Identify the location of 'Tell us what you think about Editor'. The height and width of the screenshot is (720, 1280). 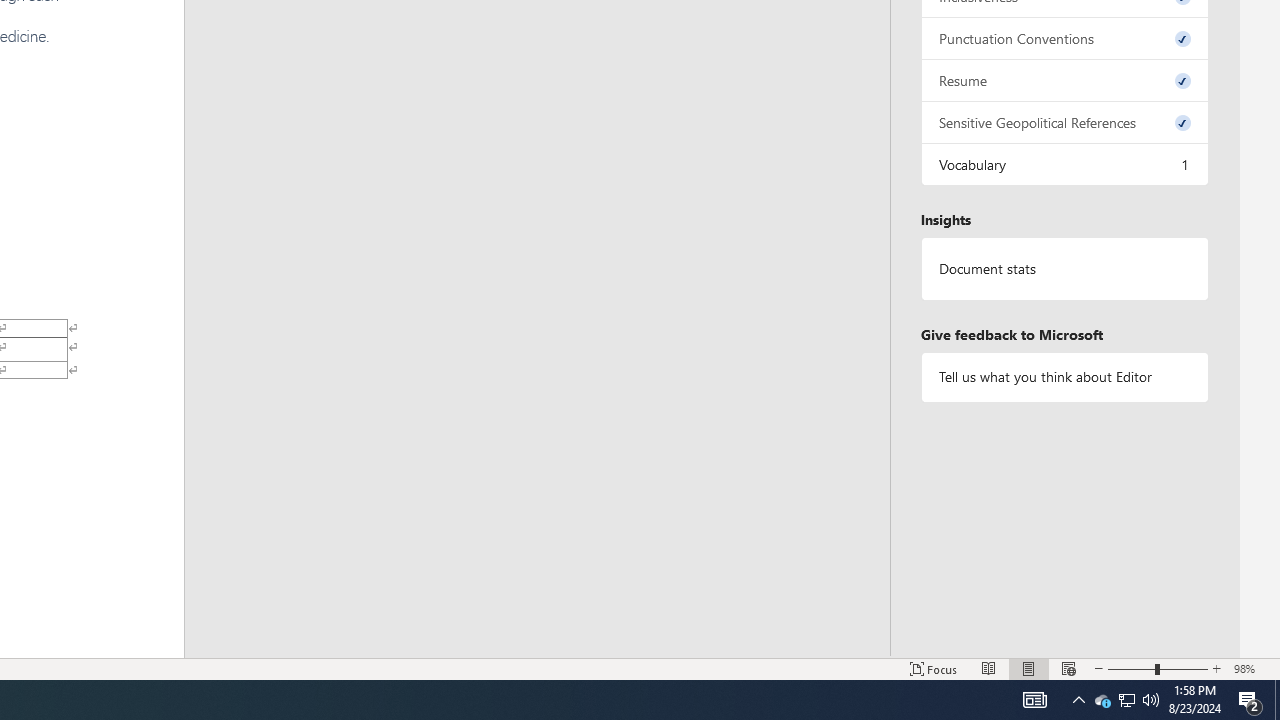
(1063, 377).